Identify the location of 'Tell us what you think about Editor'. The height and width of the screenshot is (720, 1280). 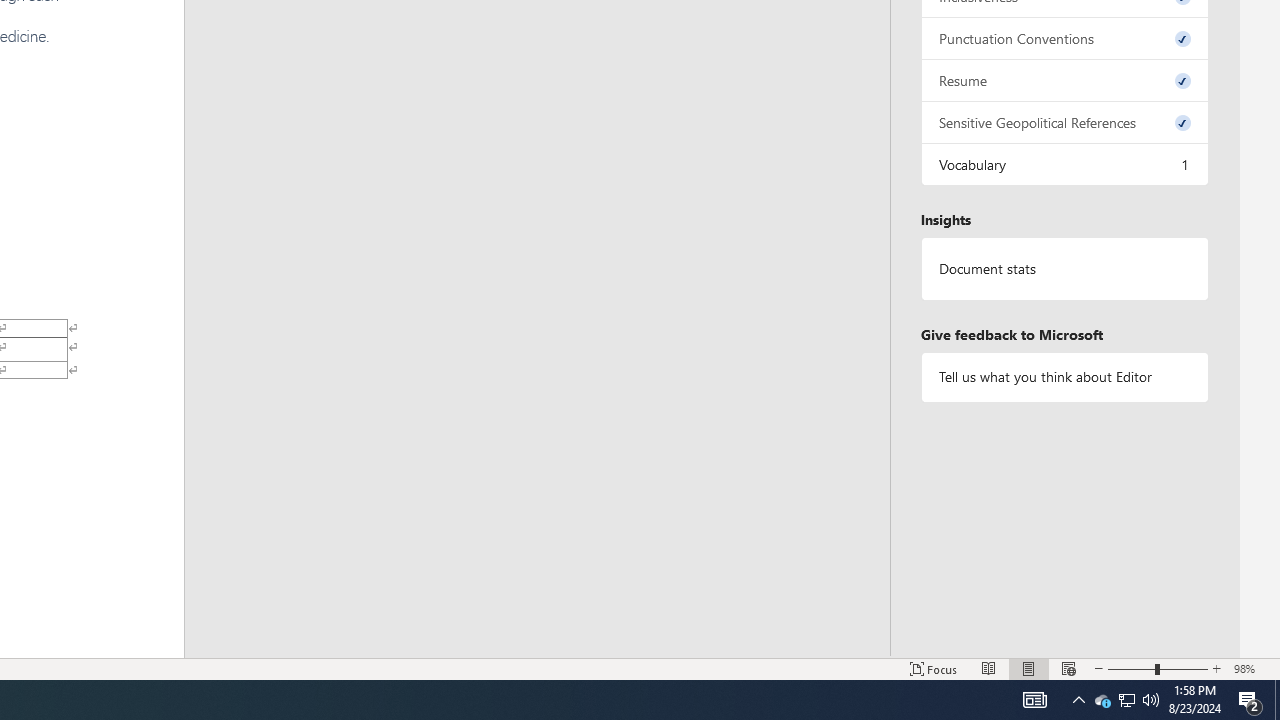
(1063, 377).